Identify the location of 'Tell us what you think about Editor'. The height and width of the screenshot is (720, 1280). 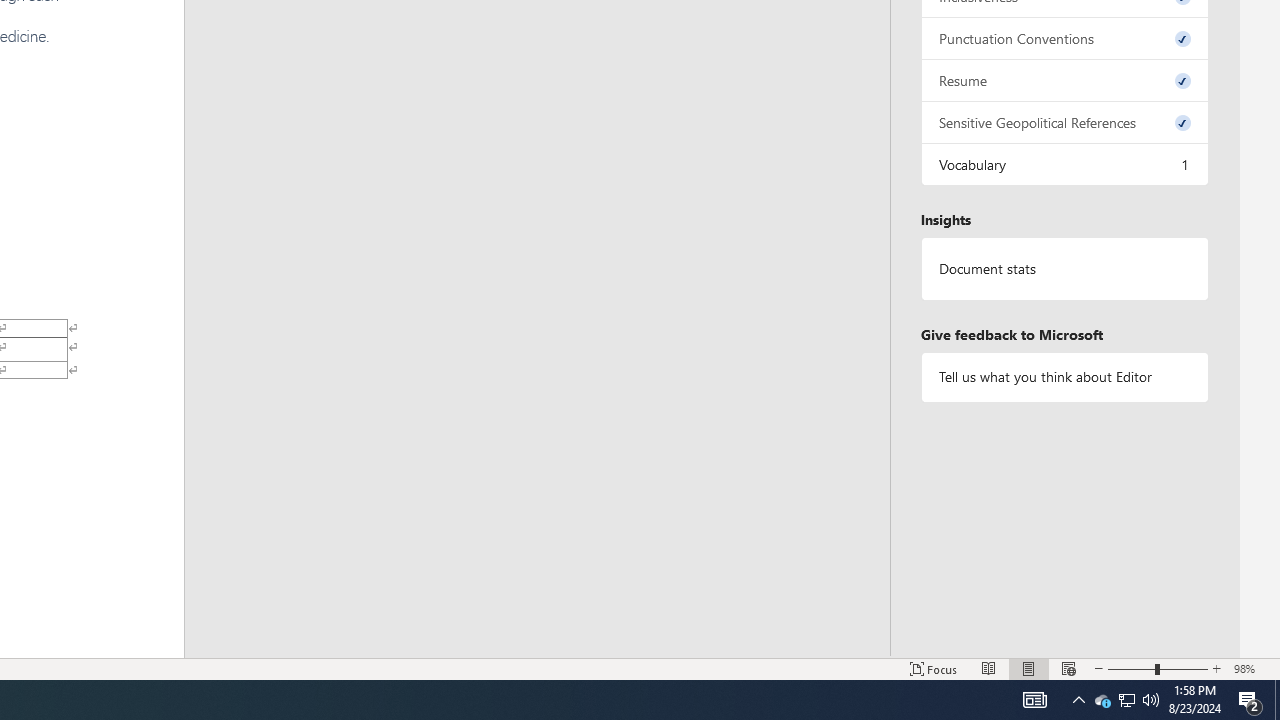
(1063, 377).